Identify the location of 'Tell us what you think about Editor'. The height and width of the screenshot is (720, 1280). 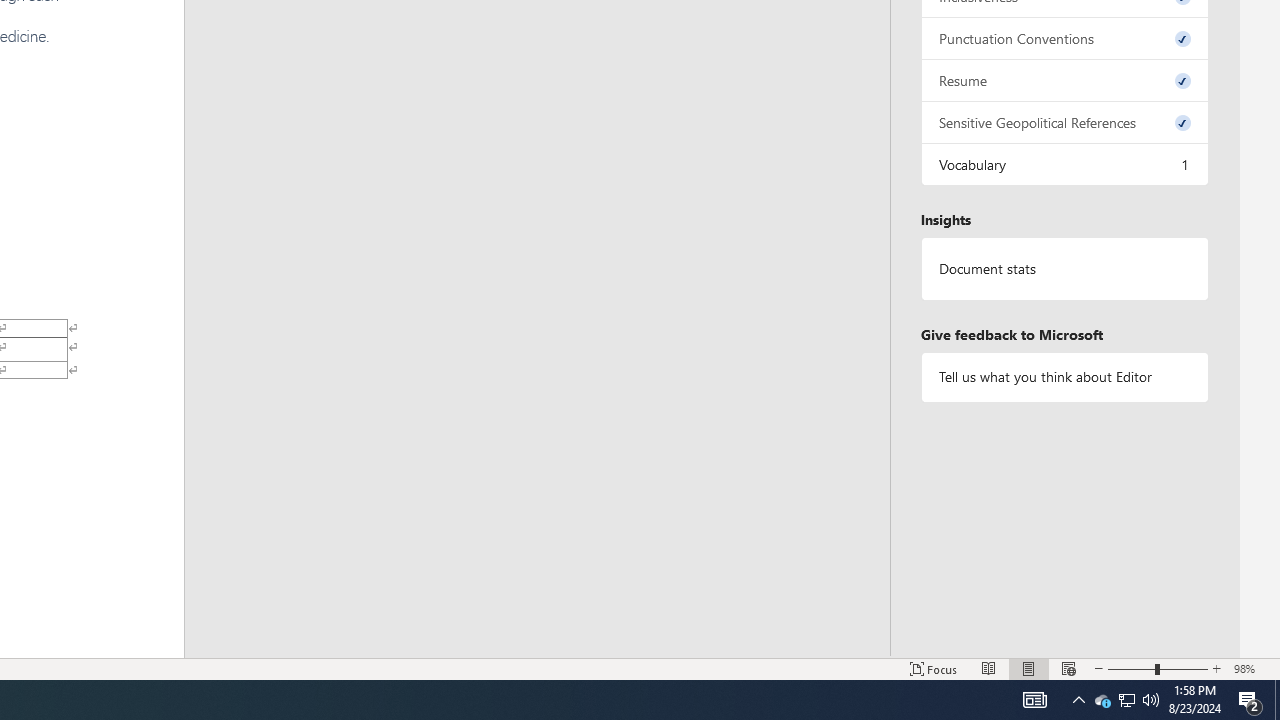
(1063, 377).